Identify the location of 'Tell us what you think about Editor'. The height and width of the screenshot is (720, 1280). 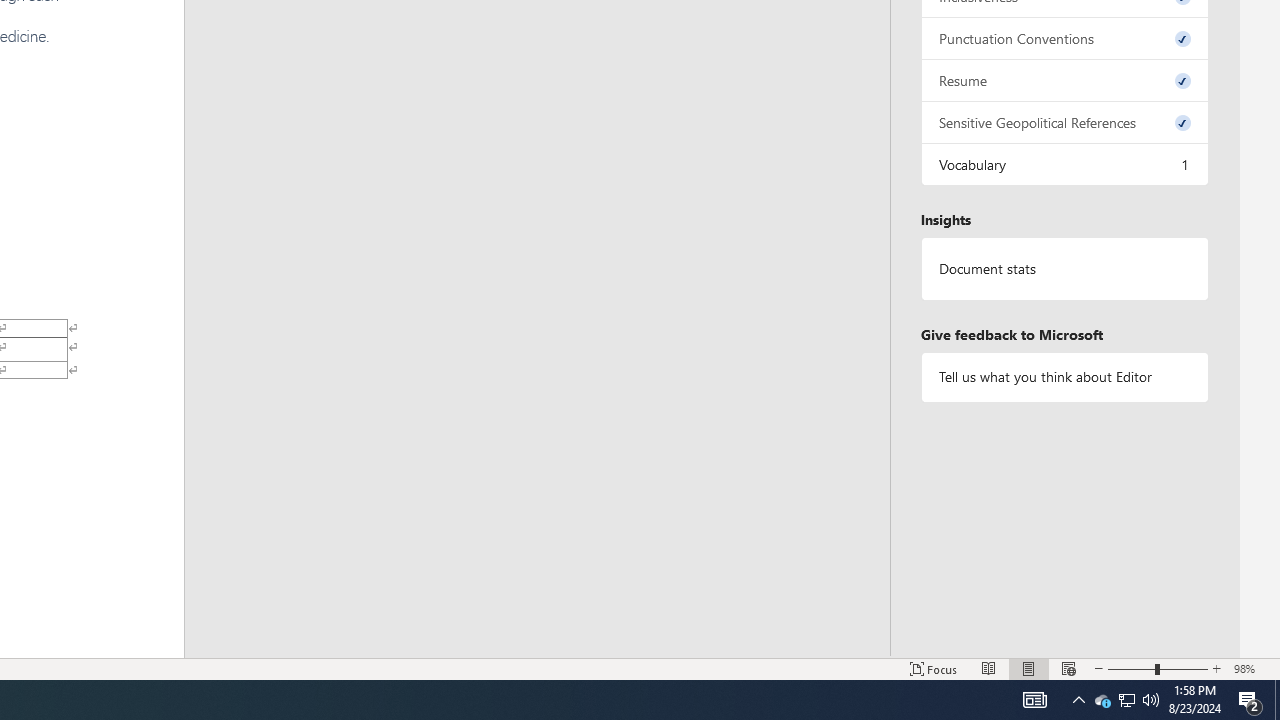
(1063, 377).